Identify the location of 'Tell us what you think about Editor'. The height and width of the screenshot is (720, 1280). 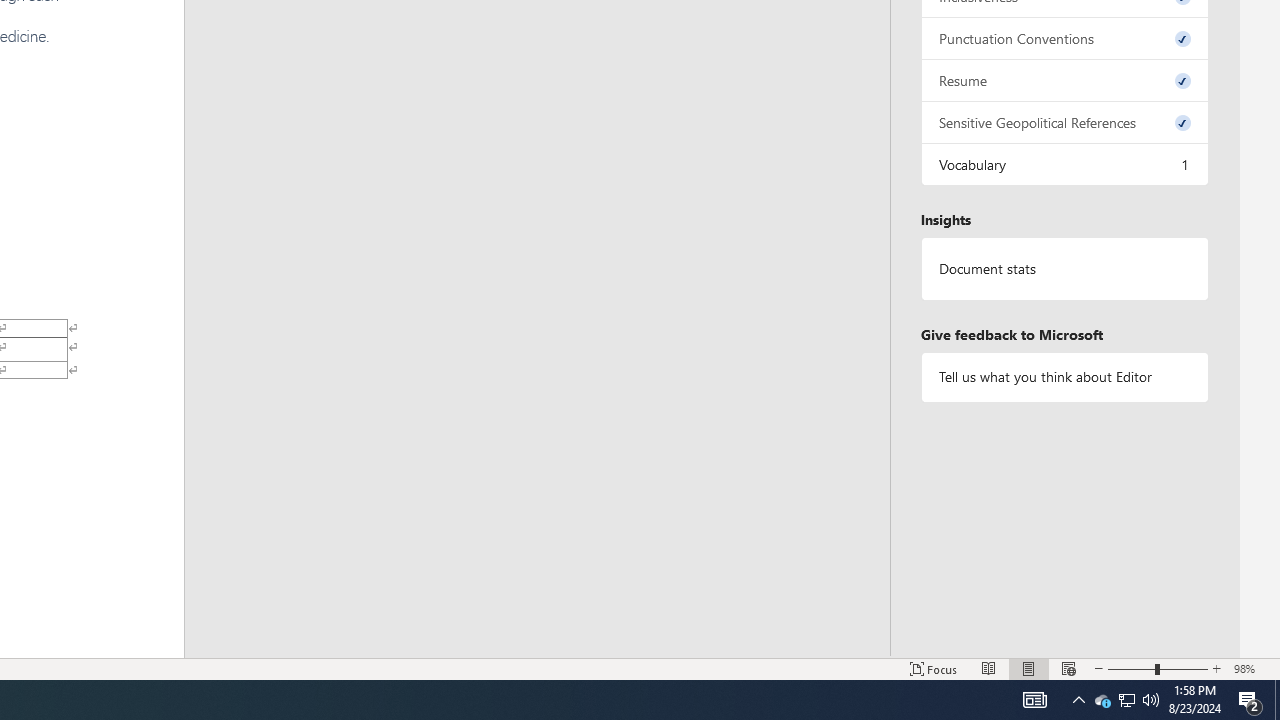
(1063, 377).